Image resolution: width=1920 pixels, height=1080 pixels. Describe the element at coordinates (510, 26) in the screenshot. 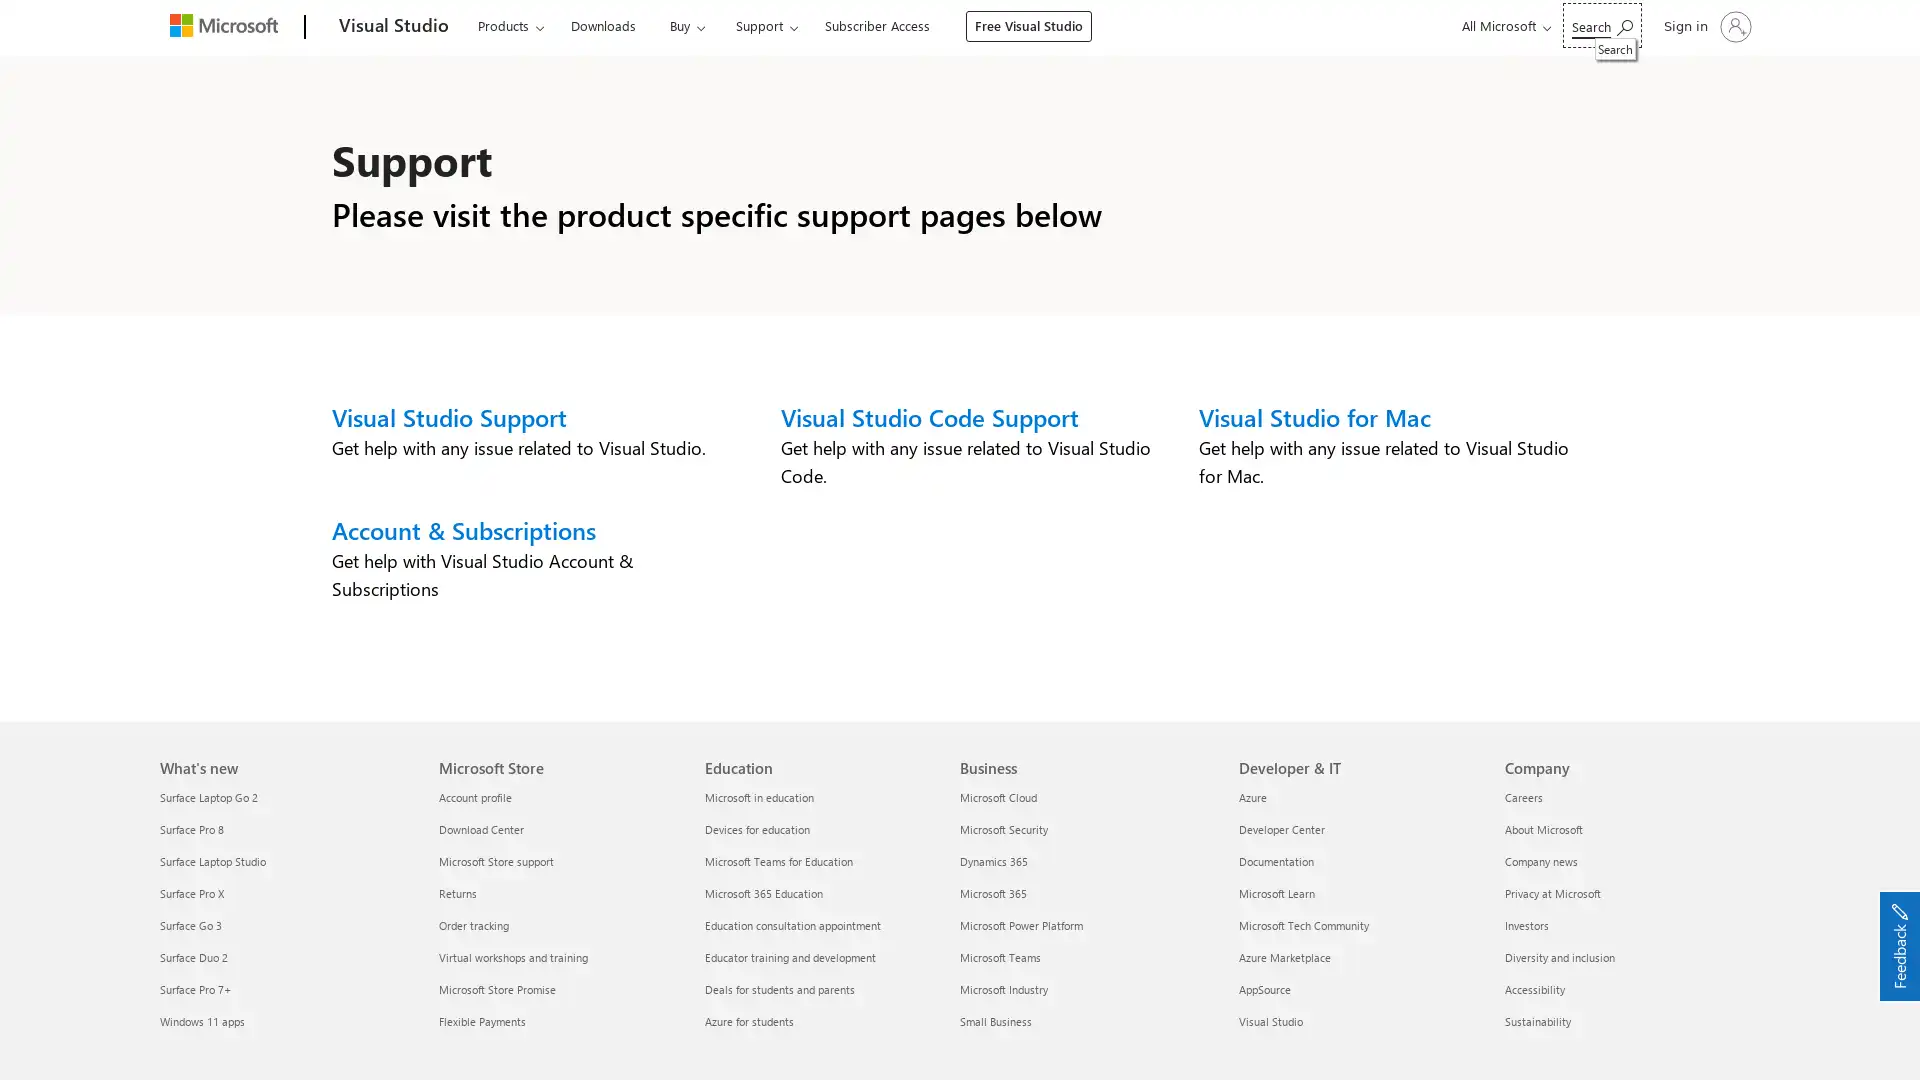

I see `Products` at that location.